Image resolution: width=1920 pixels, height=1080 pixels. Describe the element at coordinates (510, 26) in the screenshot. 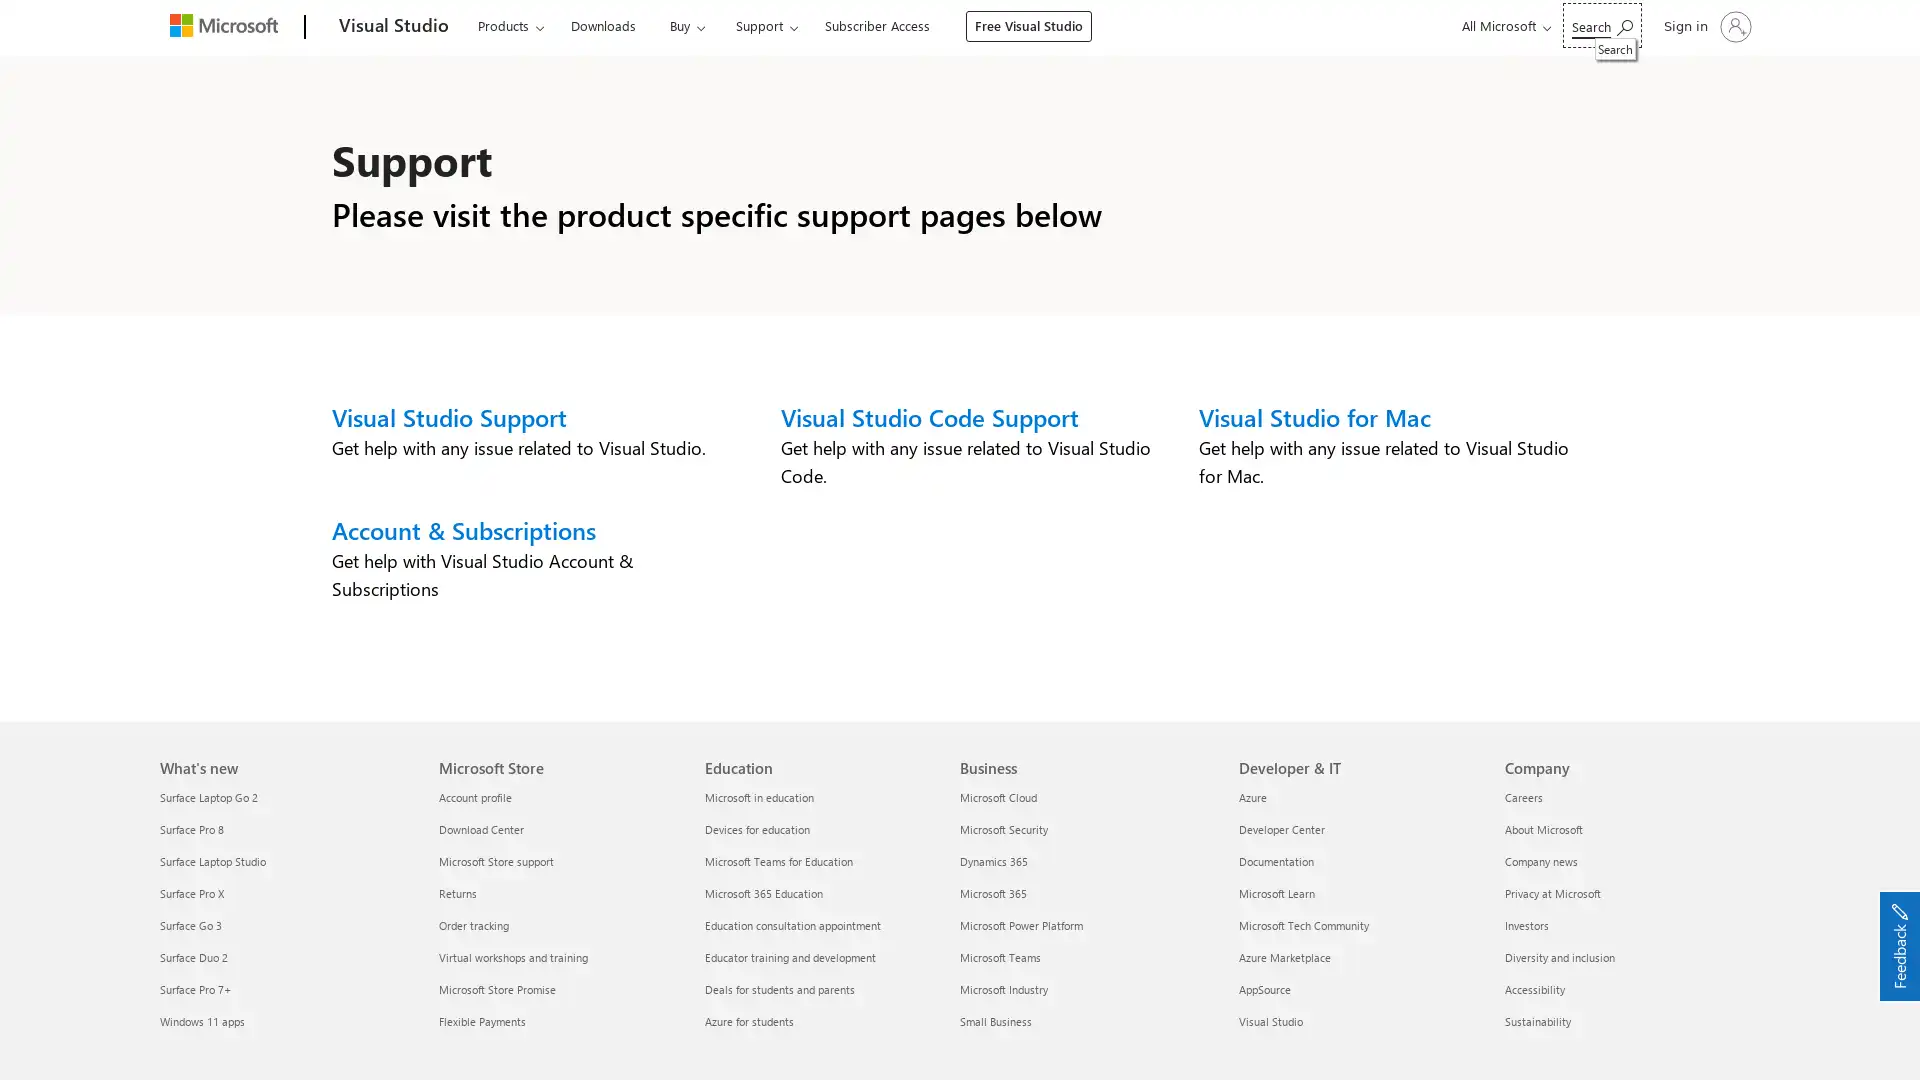

I see `Products` at that location.